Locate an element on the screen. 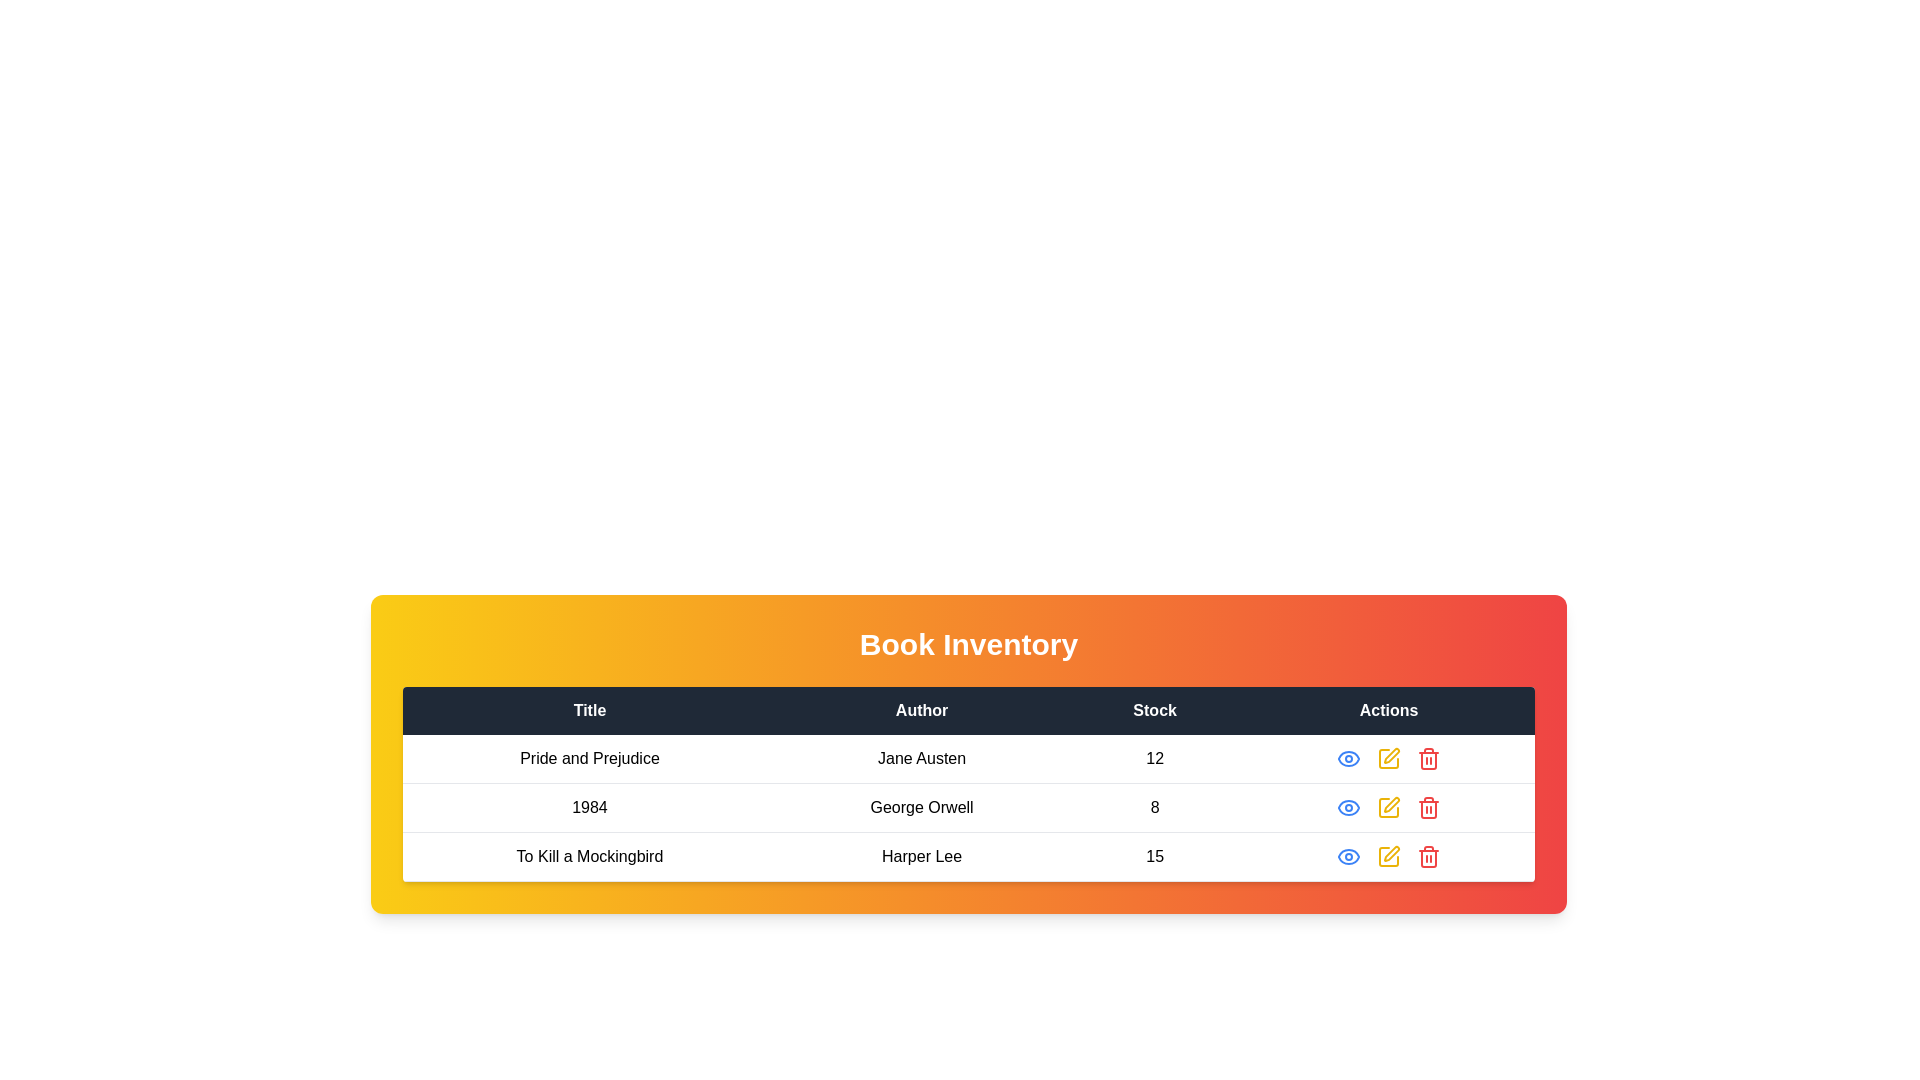  the text label displaying 'Jane Austen' in the second cell of the second row under the 'Author' column of the table is located at coordinates (921, 759).